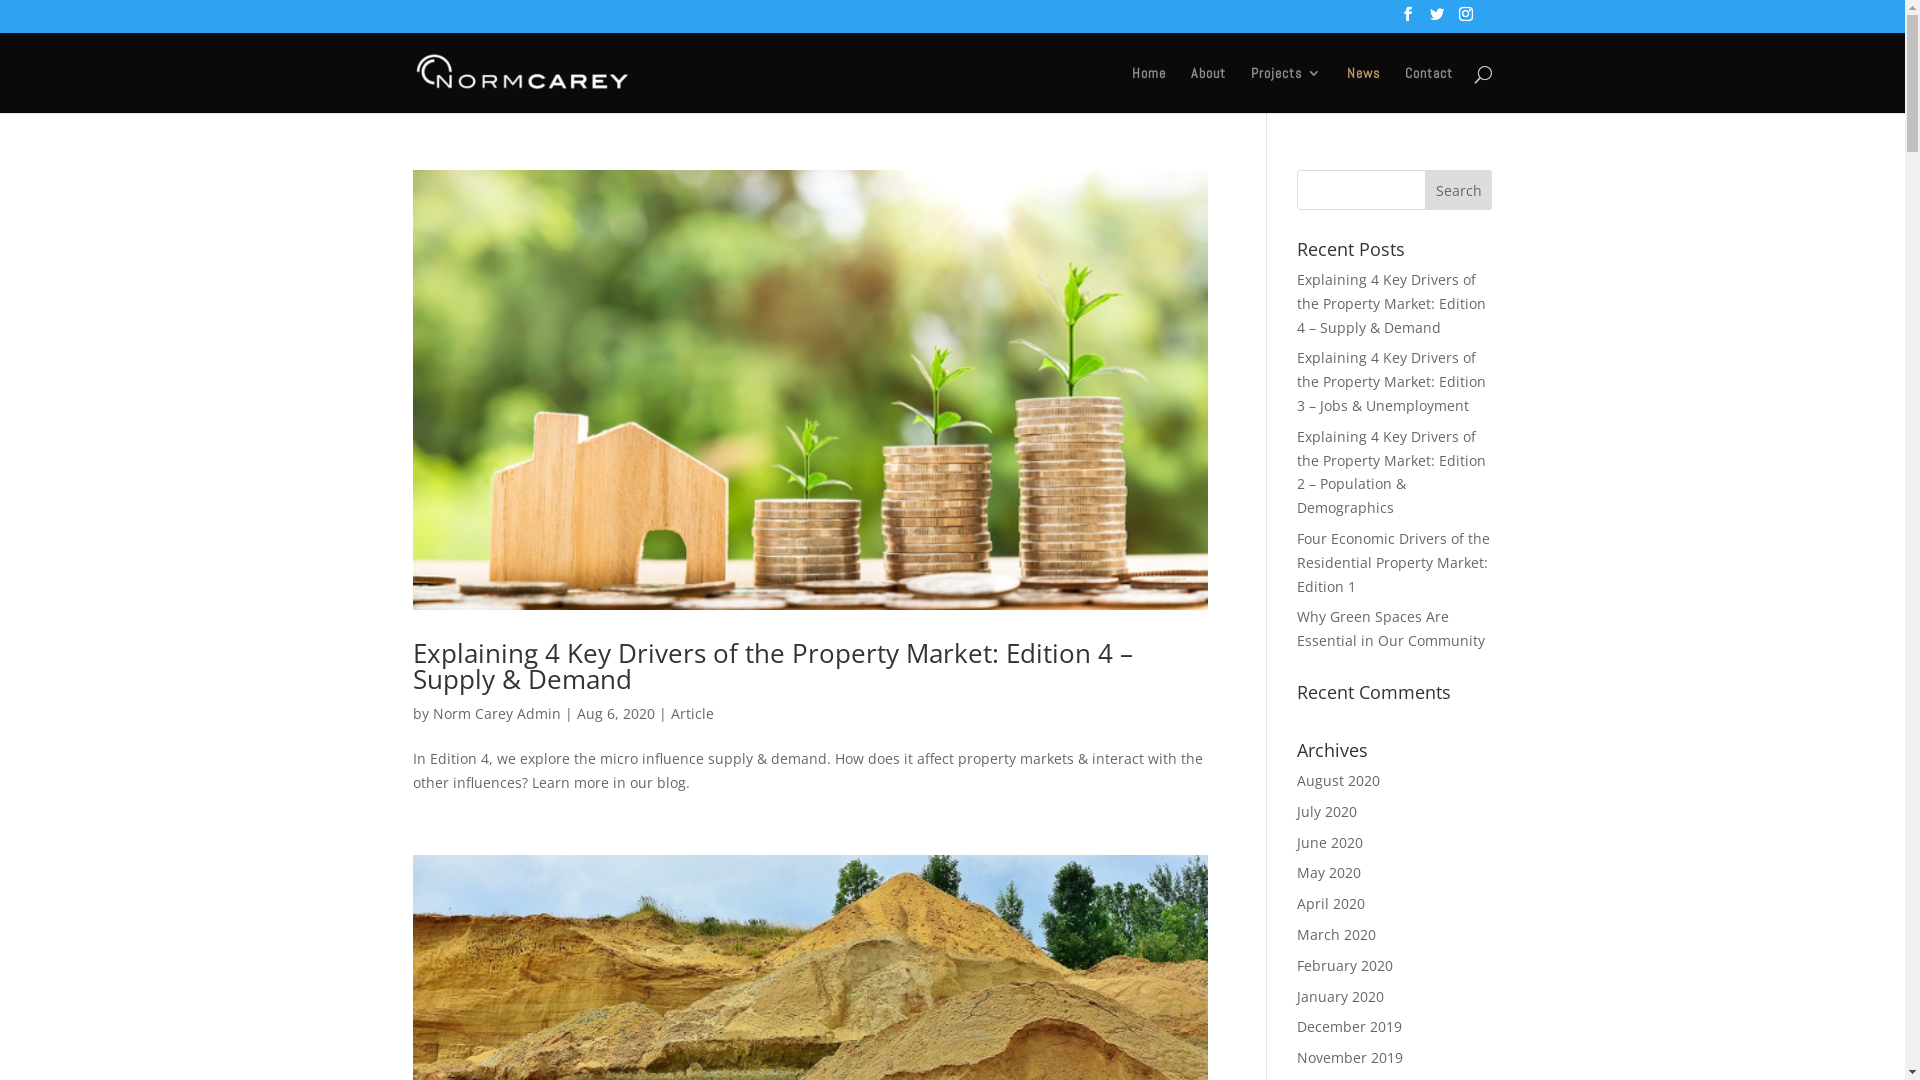 The height and width of the screenshot is (1080, 1920). What do you see at coordinates (1349, 1056) in the screenshot?
I see `'November 2019'` at bounding box center [1349, 1056].